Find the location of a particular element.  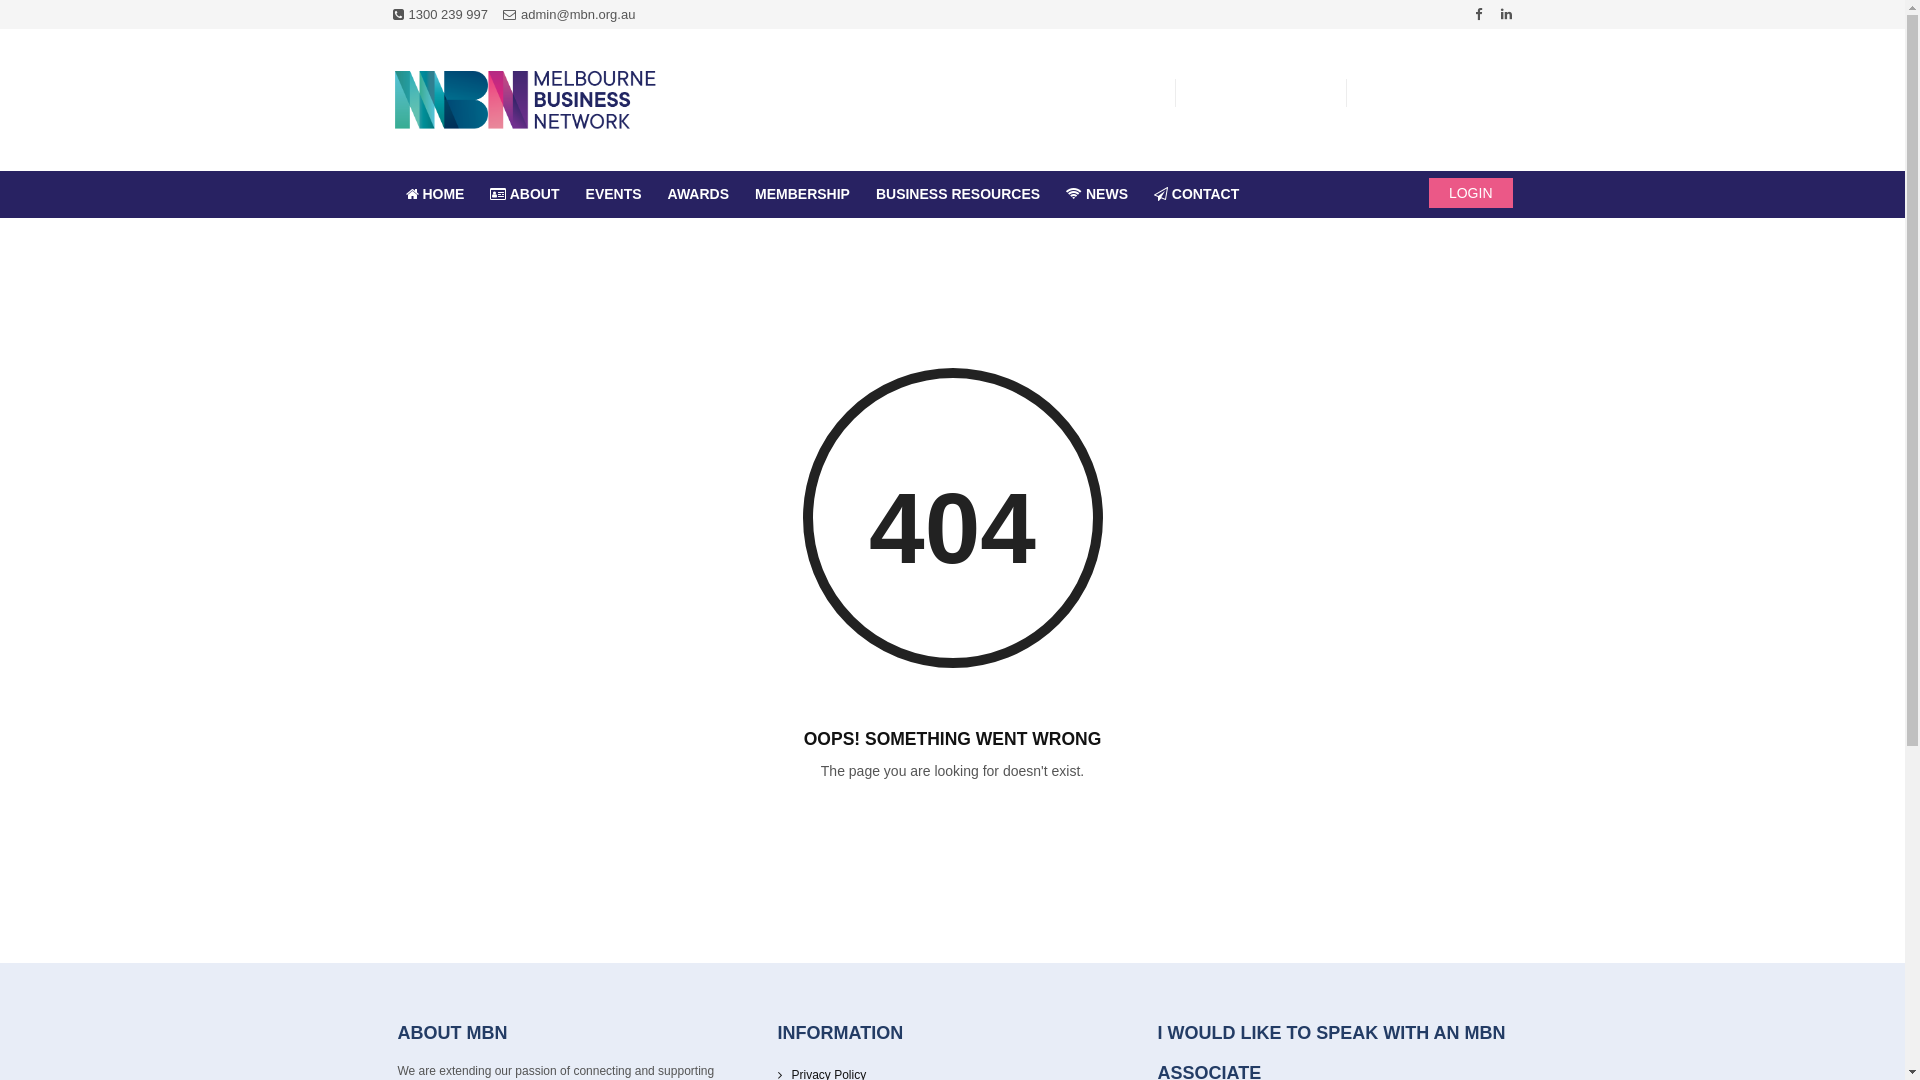

'LinkedIn' is located at coordinates (1506, 14).